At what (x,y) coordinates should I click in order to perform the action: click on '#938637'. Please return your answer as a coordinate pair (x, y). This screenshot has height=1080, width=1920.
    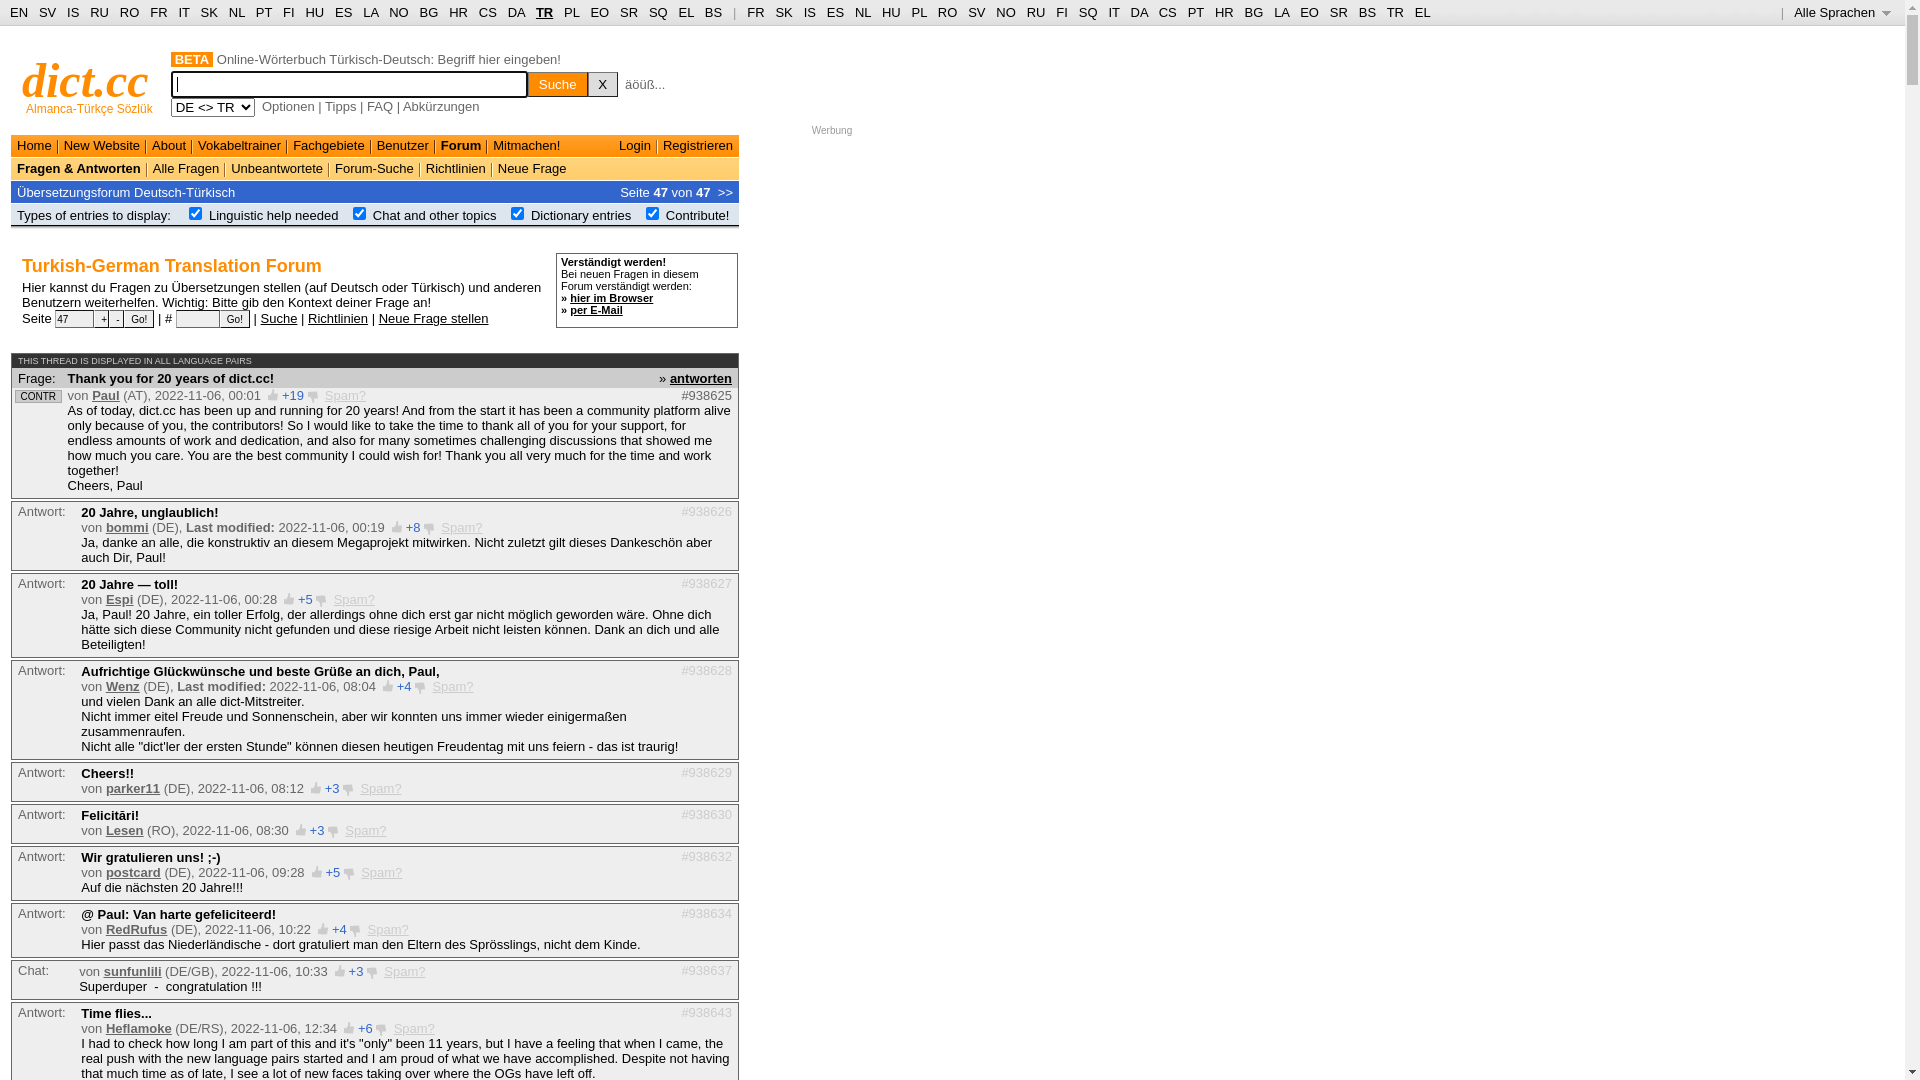
    Looking at the image, I should click on (706, 968).